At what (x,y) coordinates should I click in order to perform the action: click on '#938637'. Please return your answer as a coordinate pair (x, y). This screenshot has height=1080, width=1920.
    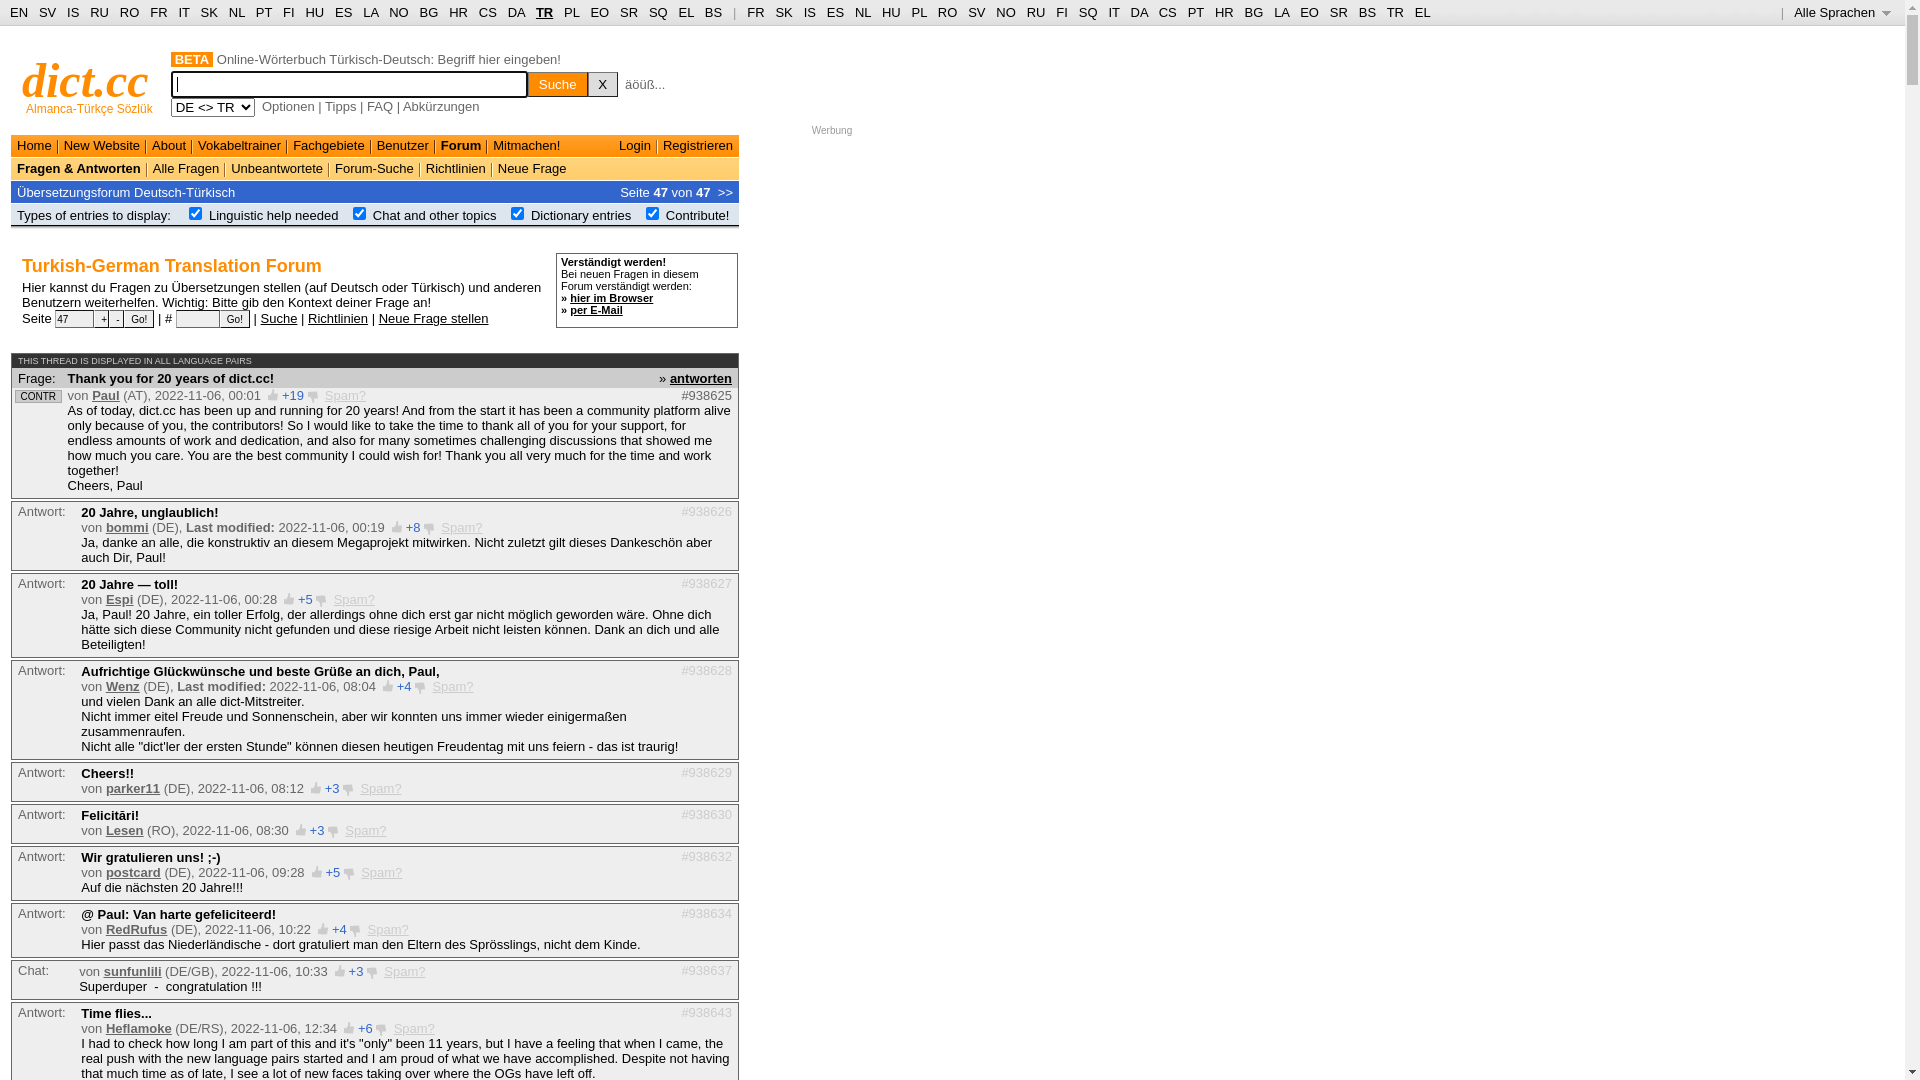
    Looking at the image, I should click on (706, 968).